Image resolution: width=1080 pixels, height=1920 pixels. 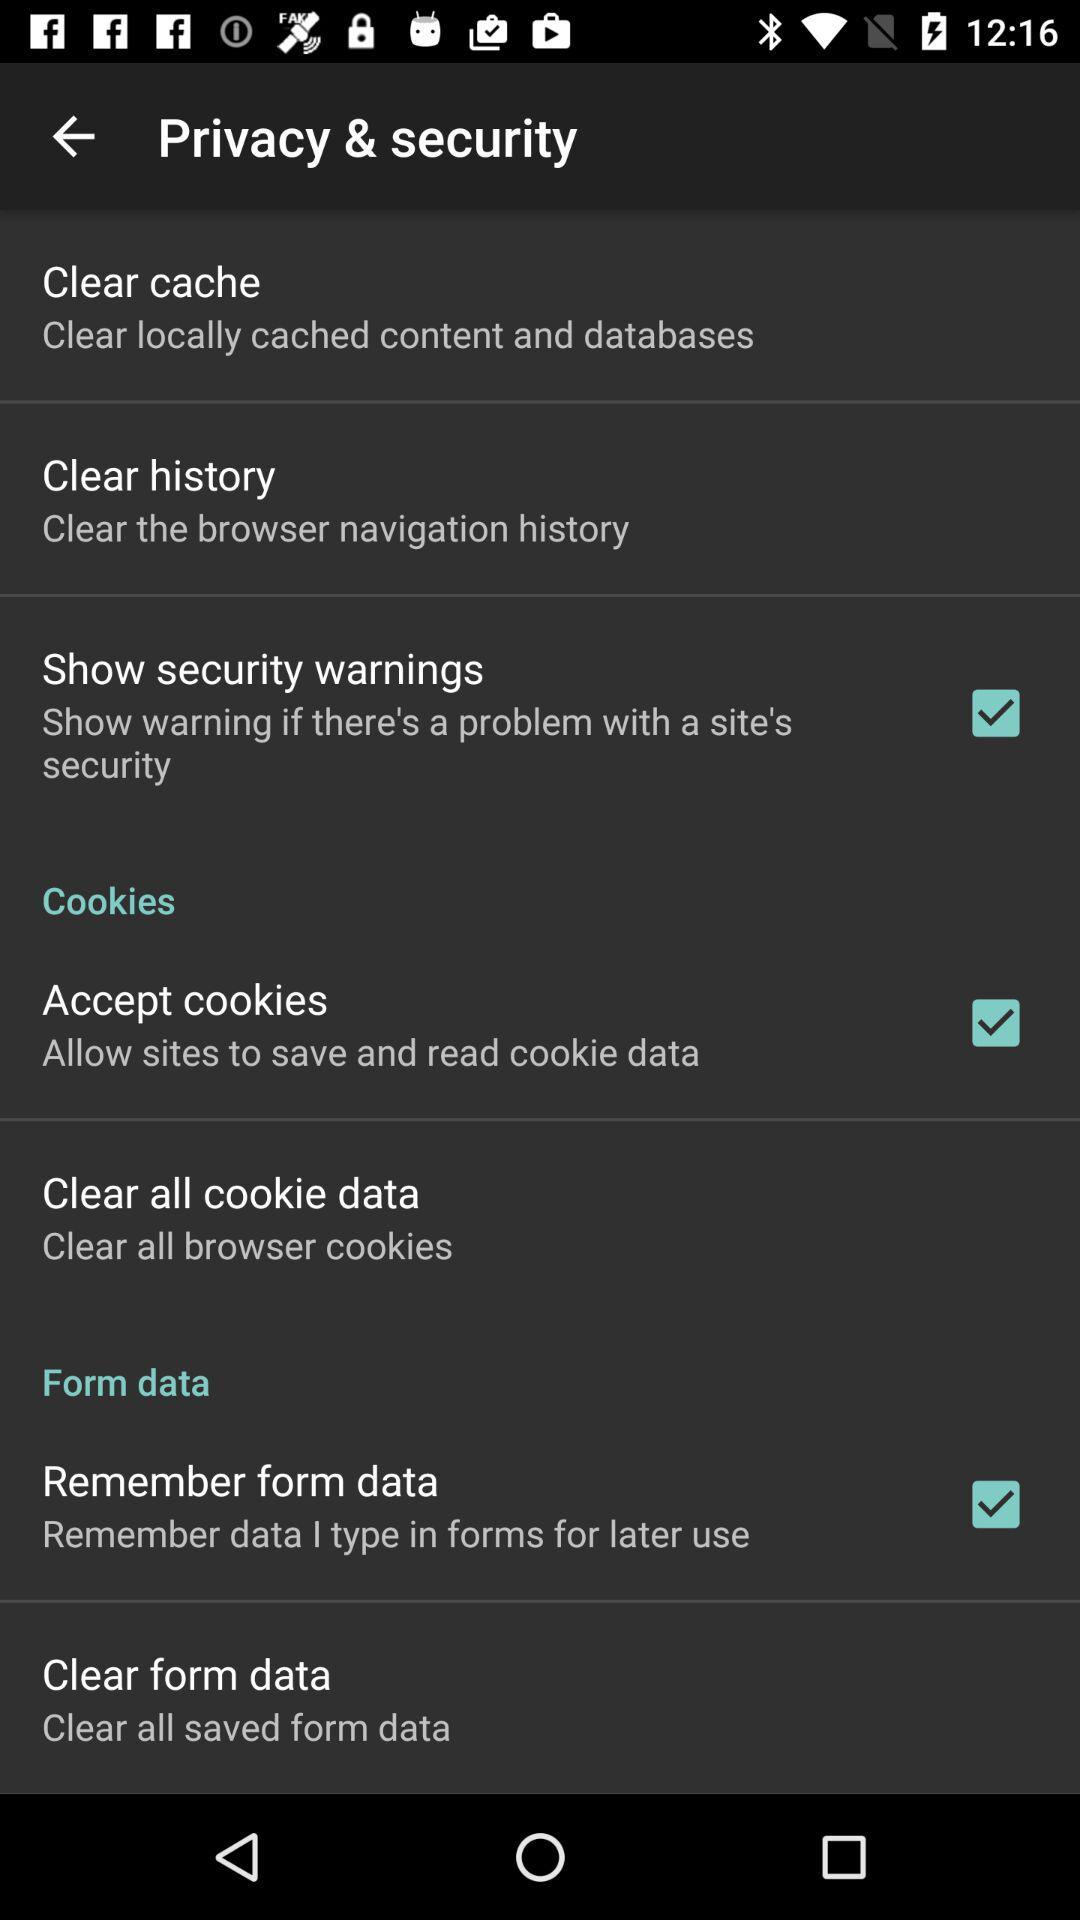 I want to click on show warning if item, so click(x=477, y=741).